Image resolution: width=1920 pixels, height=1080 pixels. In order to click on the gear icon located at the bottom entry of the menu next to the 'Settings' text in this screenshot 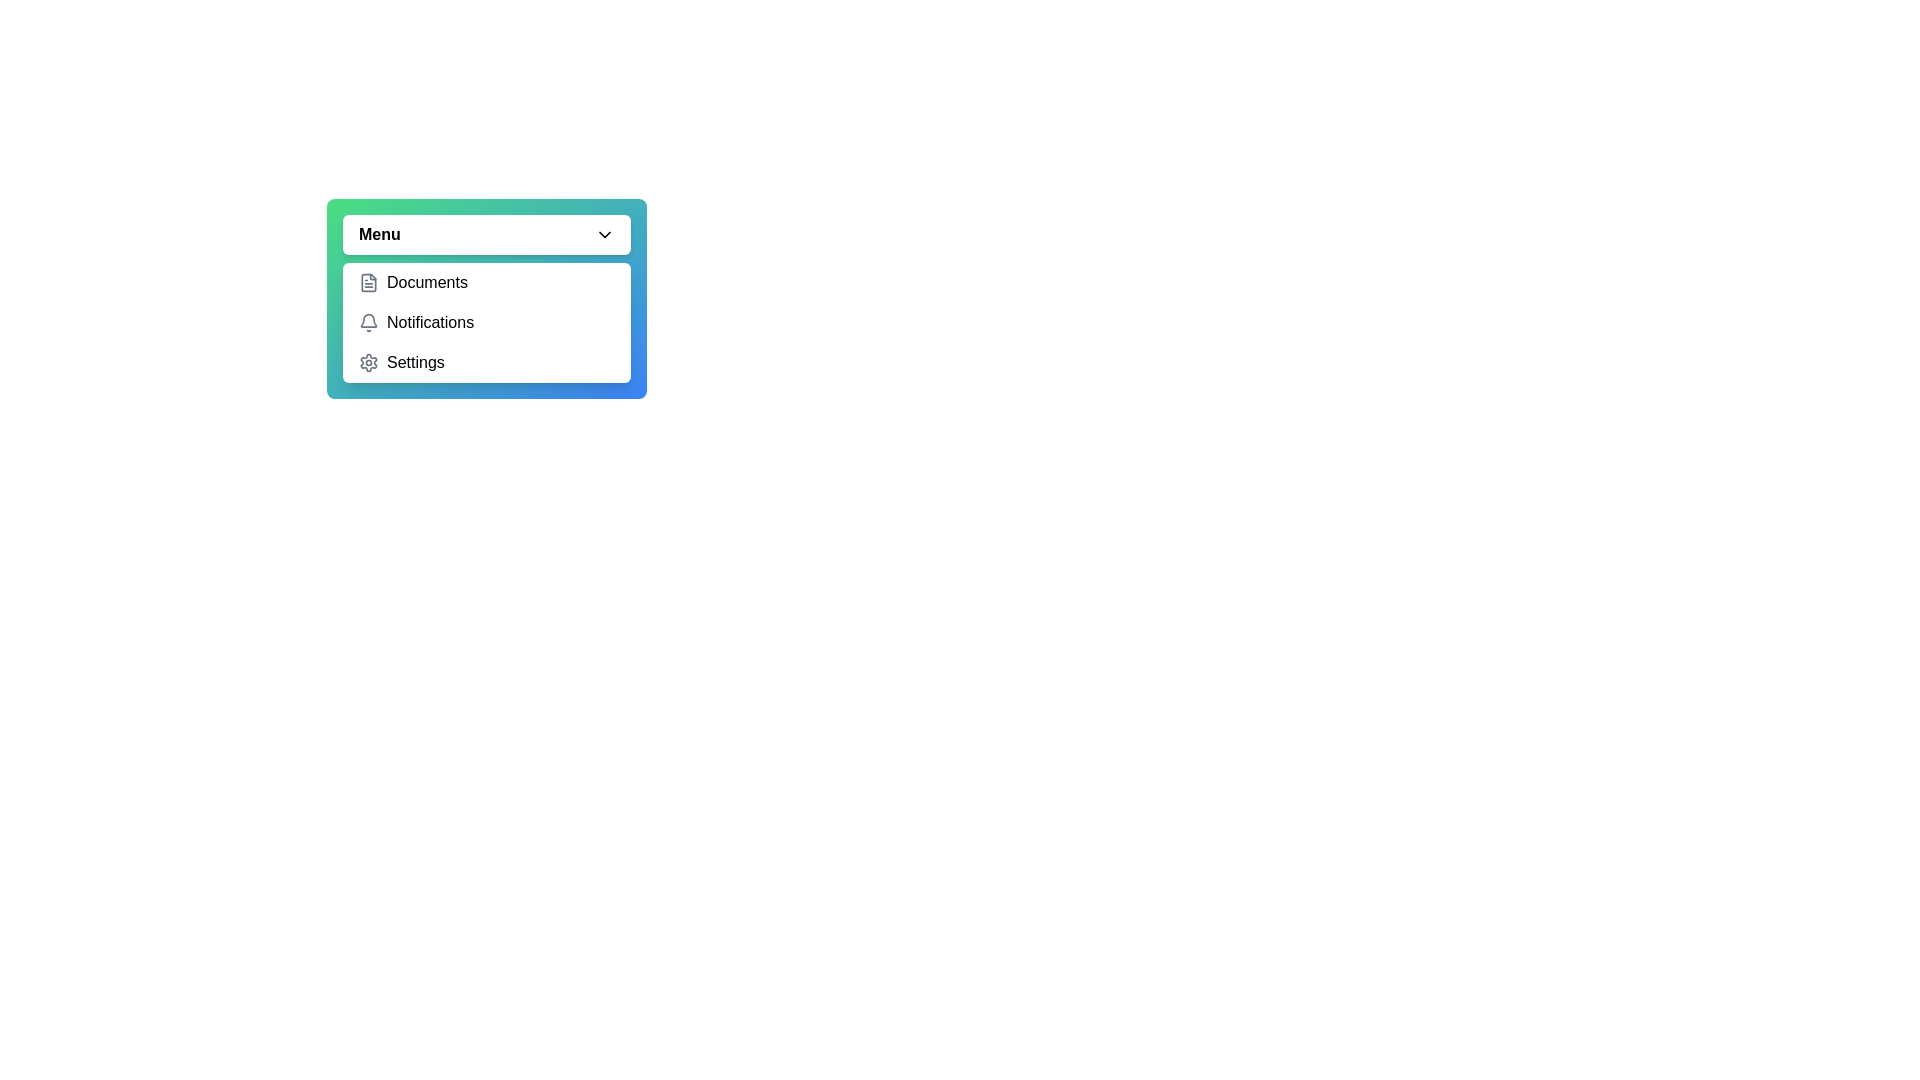, I will do `click(369, 362)`.